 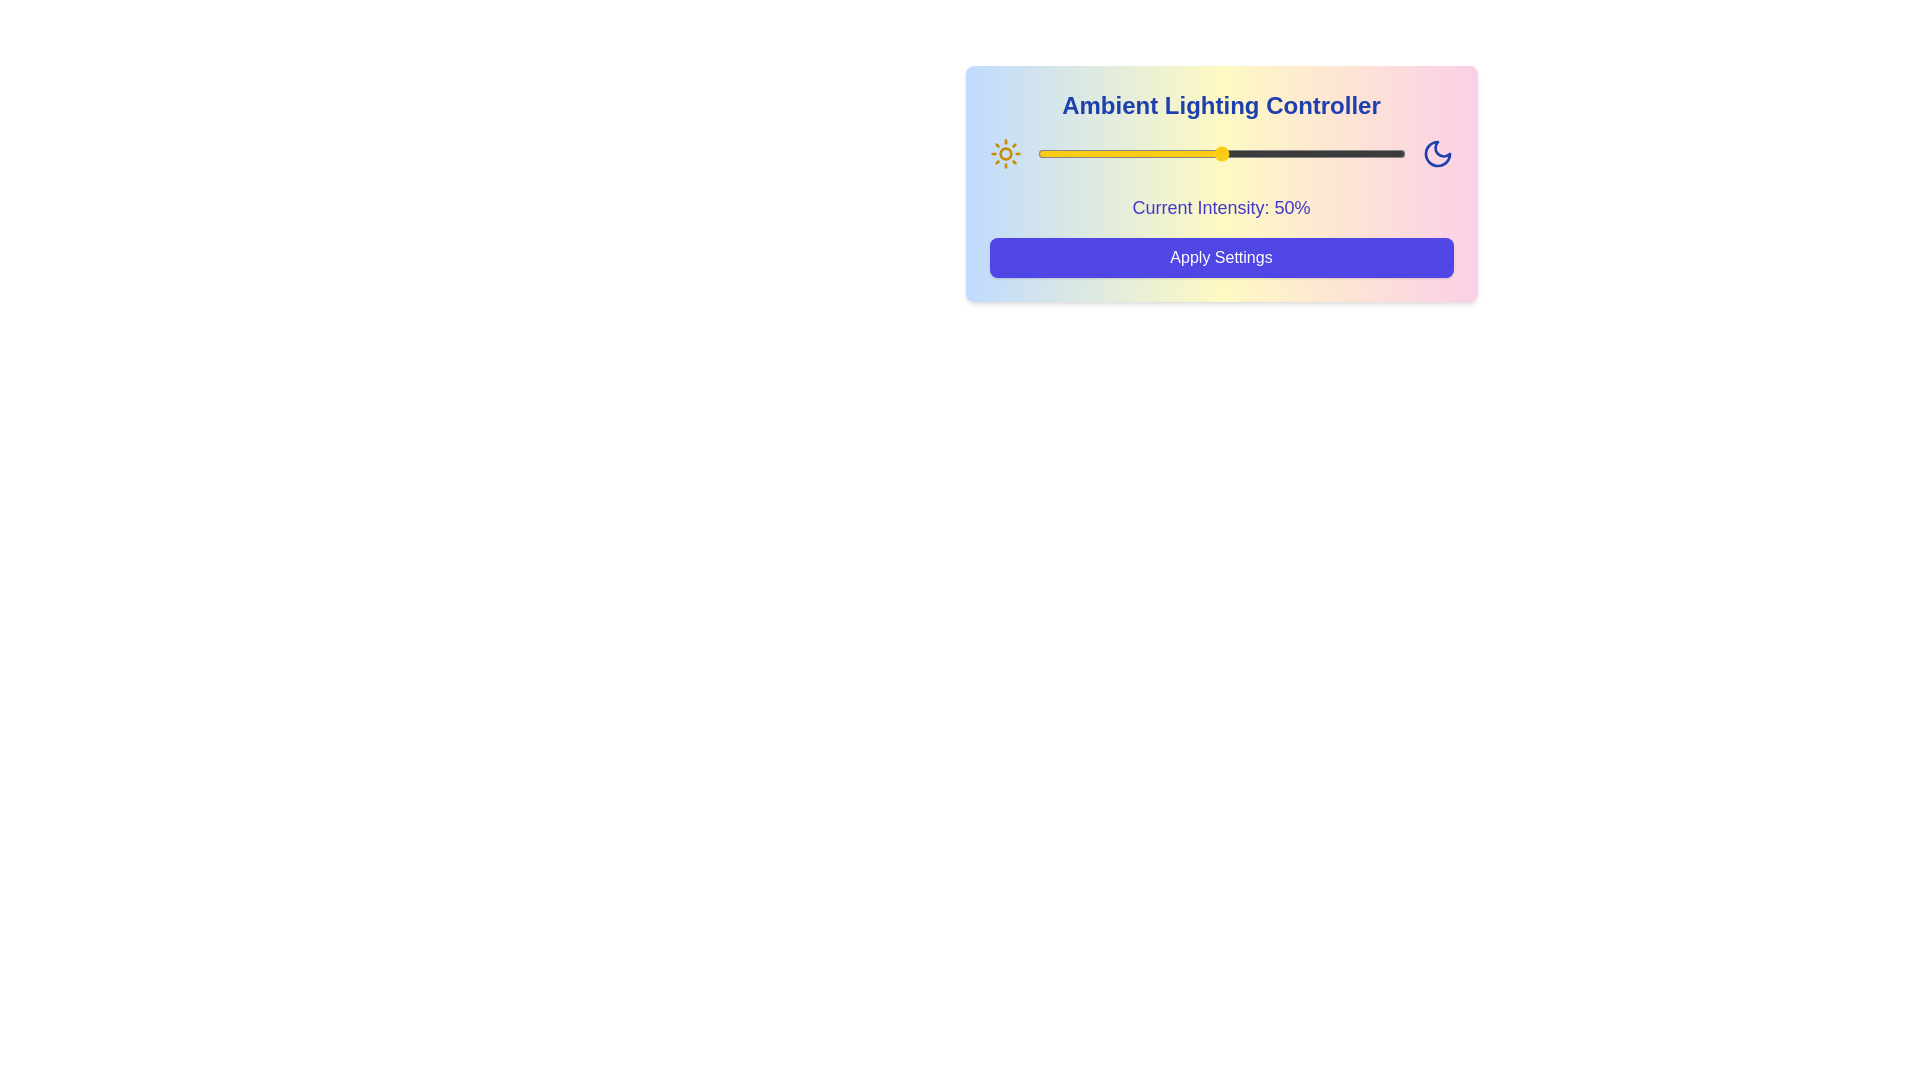 I want to click on the lighting intensity to 10% using the slider, so click(x=1073, y=153).